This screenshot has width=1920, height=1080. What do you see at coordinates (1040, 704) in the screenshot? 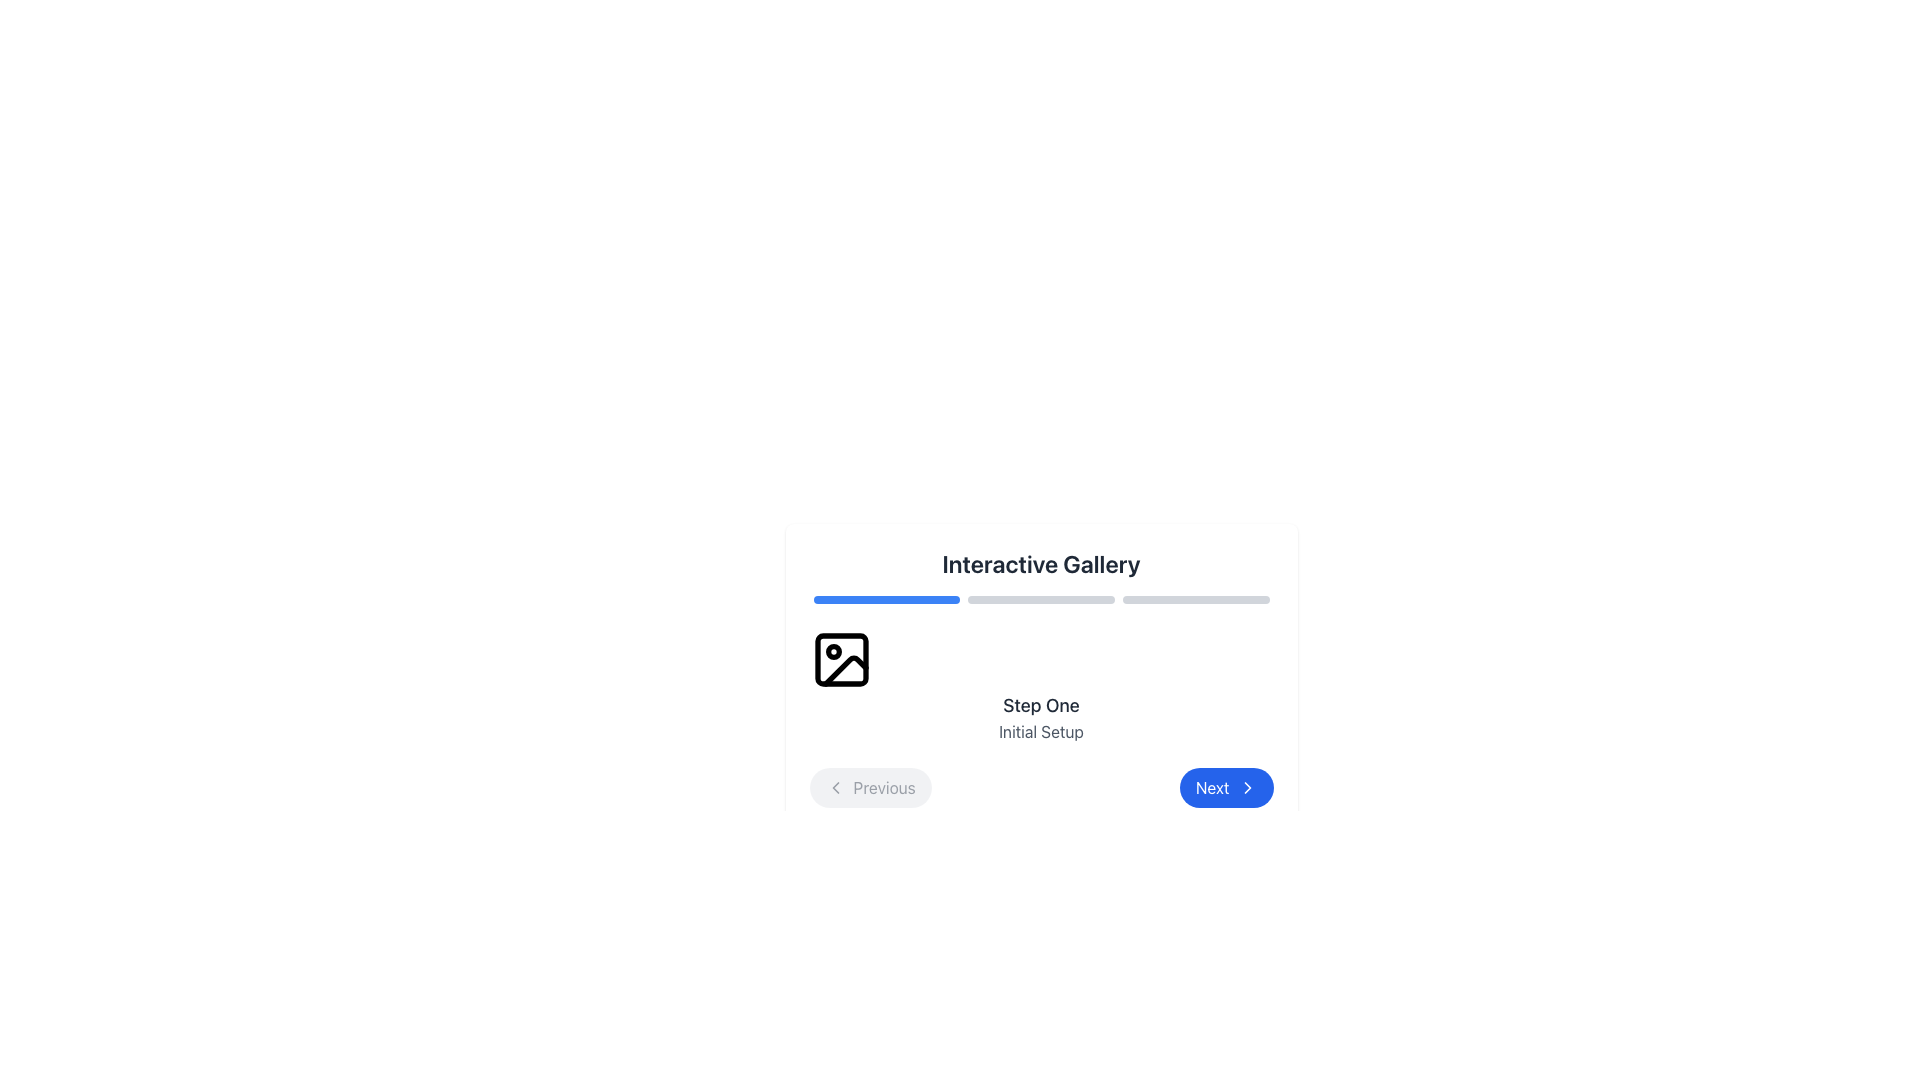
I see `the Static Text element that represents the current step in a process, located below a graphical icon and above the text 'Initial Setup'` at bounding box center [1040, 704].